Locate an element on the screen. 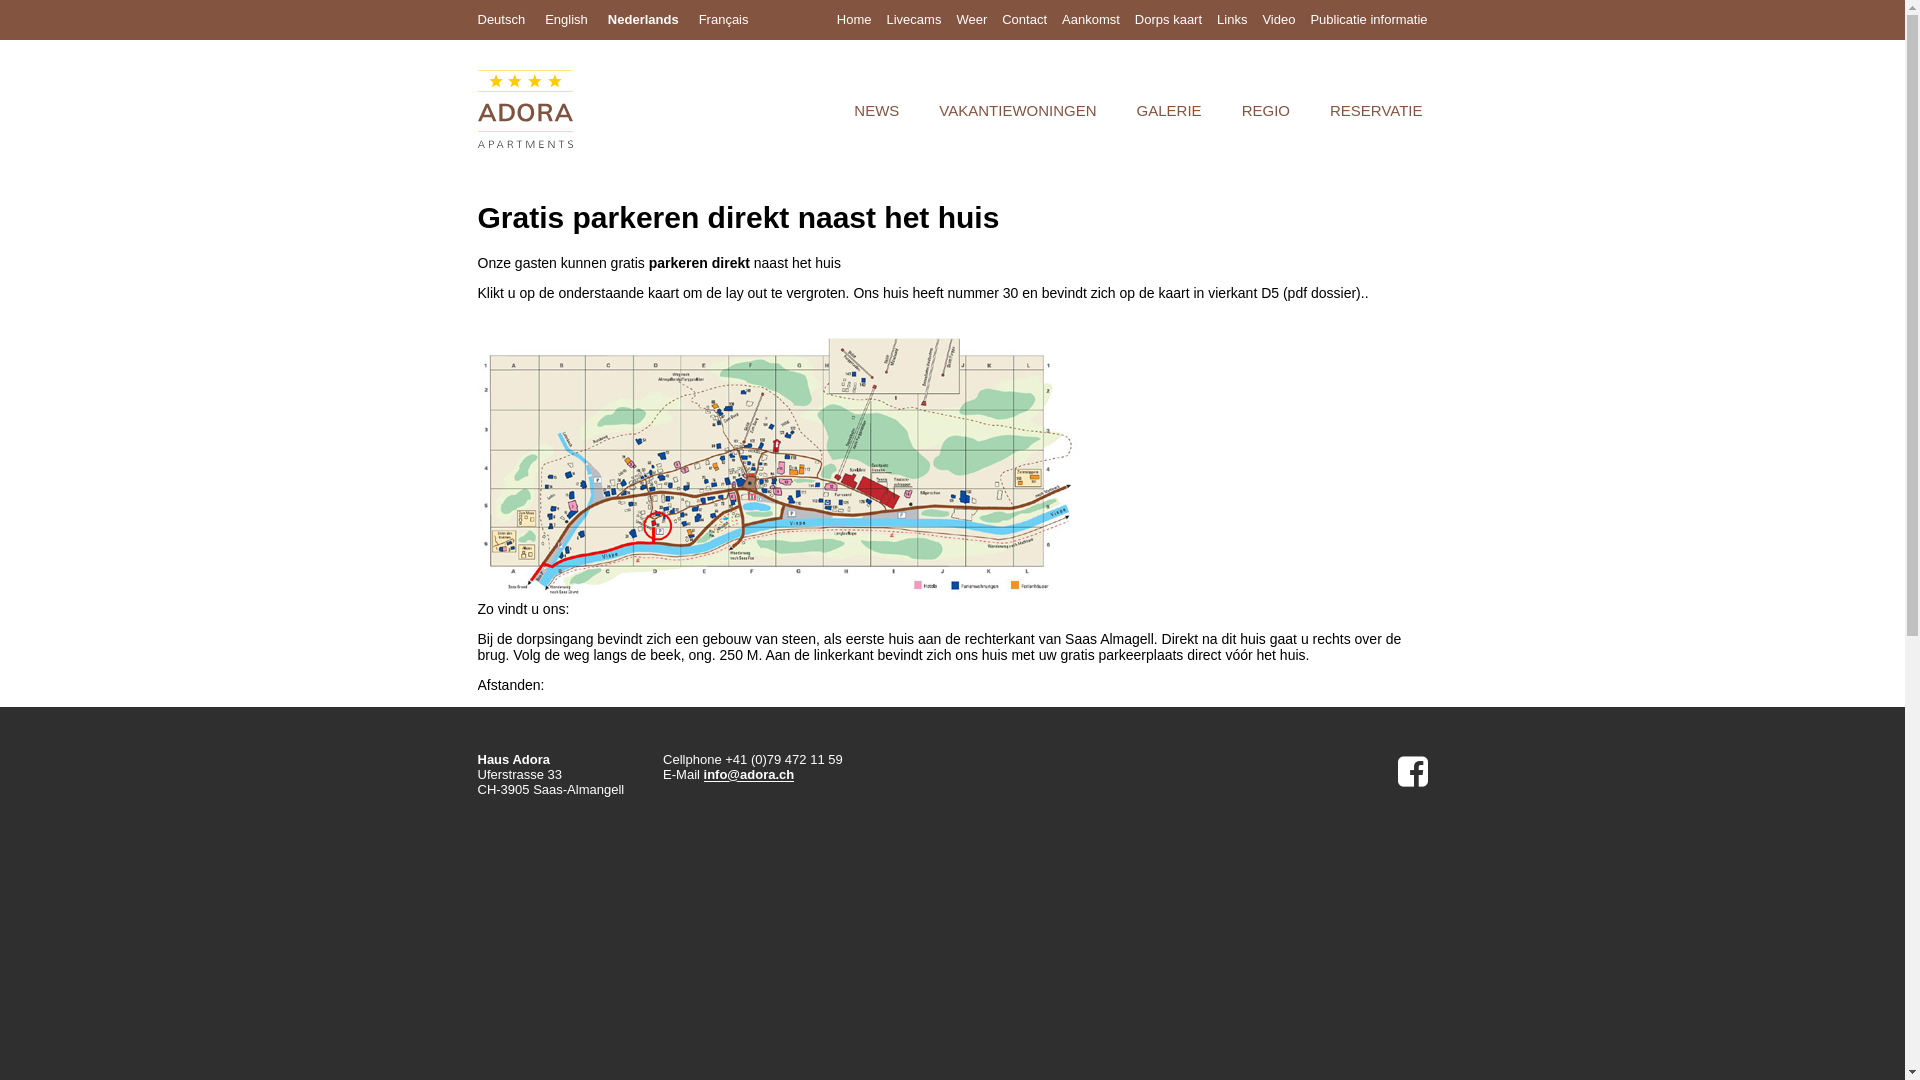 Image resolution: width=1920 pixels, height=1080 pixels. 'Publicatie informatie' is located at coordinates (1367, 19).